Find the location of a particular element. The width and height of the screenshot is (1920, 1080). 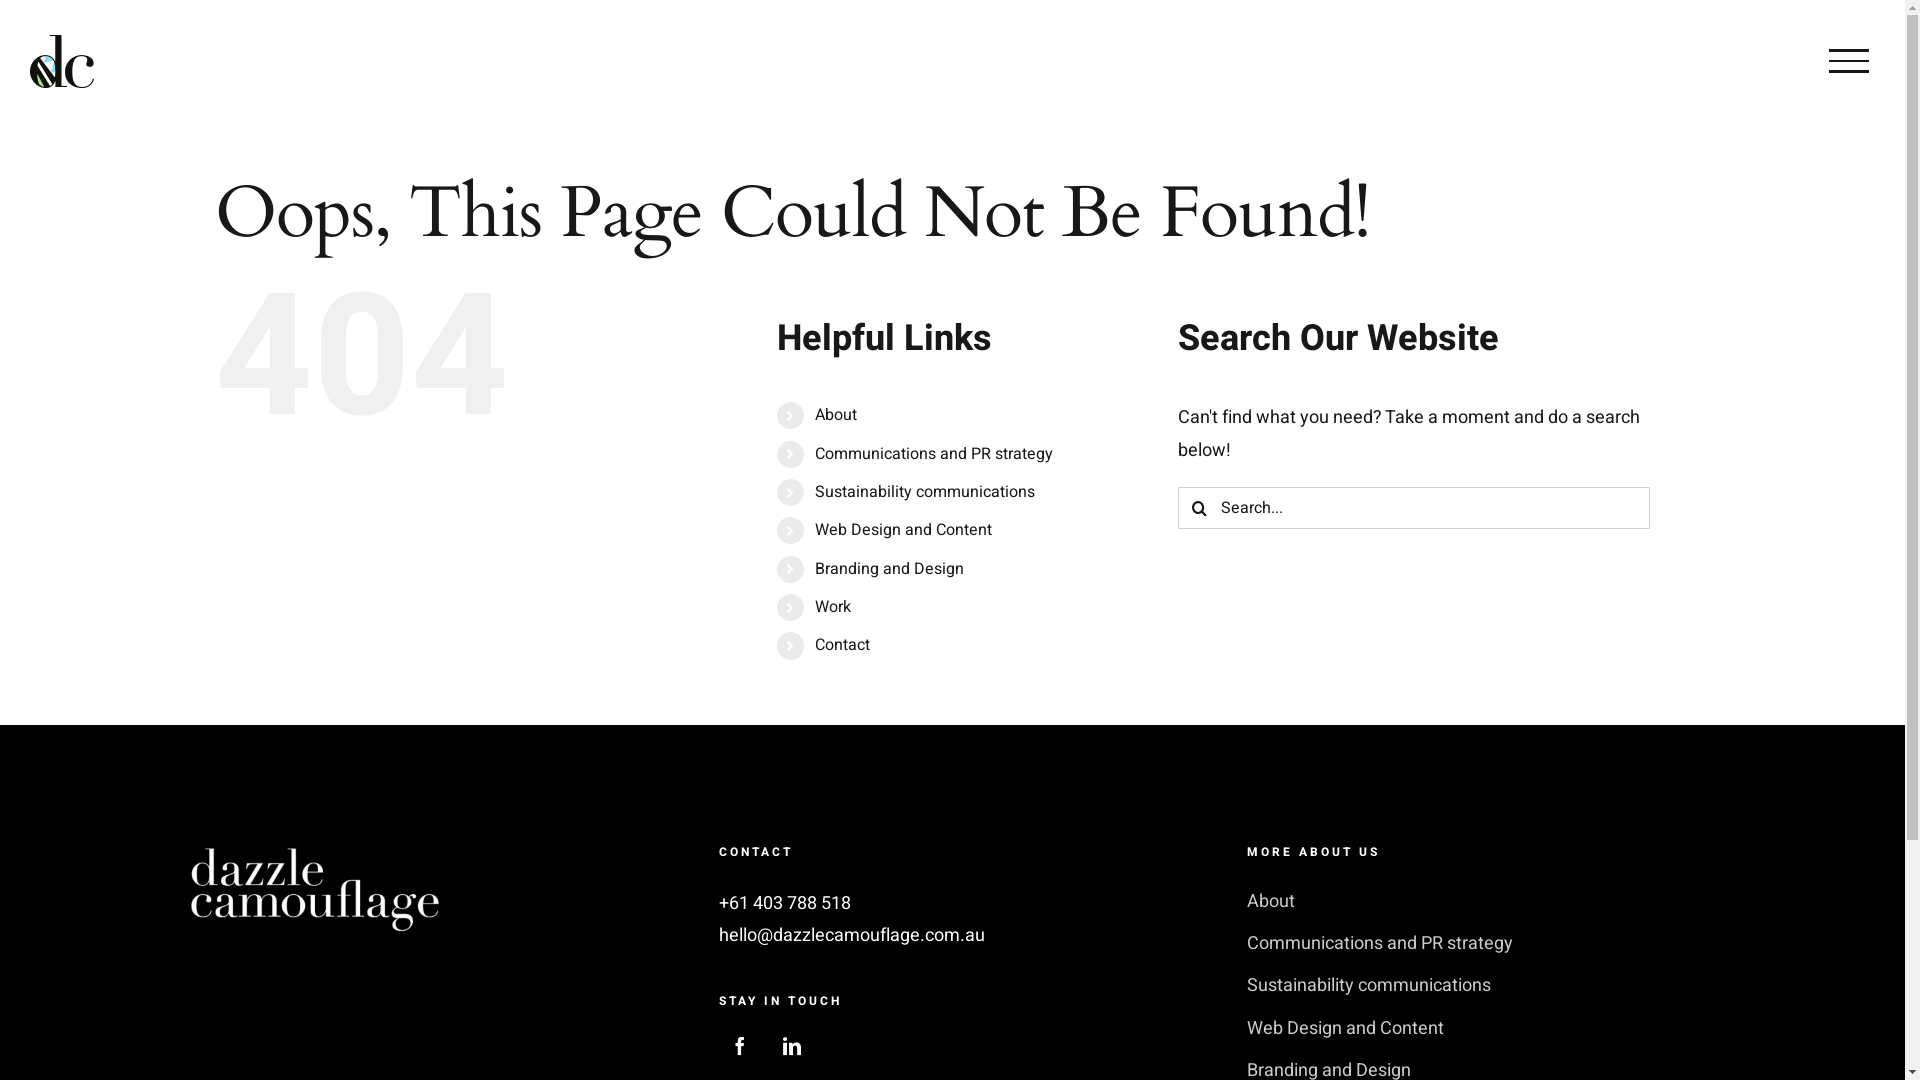

'Facebook' is located at coordinates (738, 1044).